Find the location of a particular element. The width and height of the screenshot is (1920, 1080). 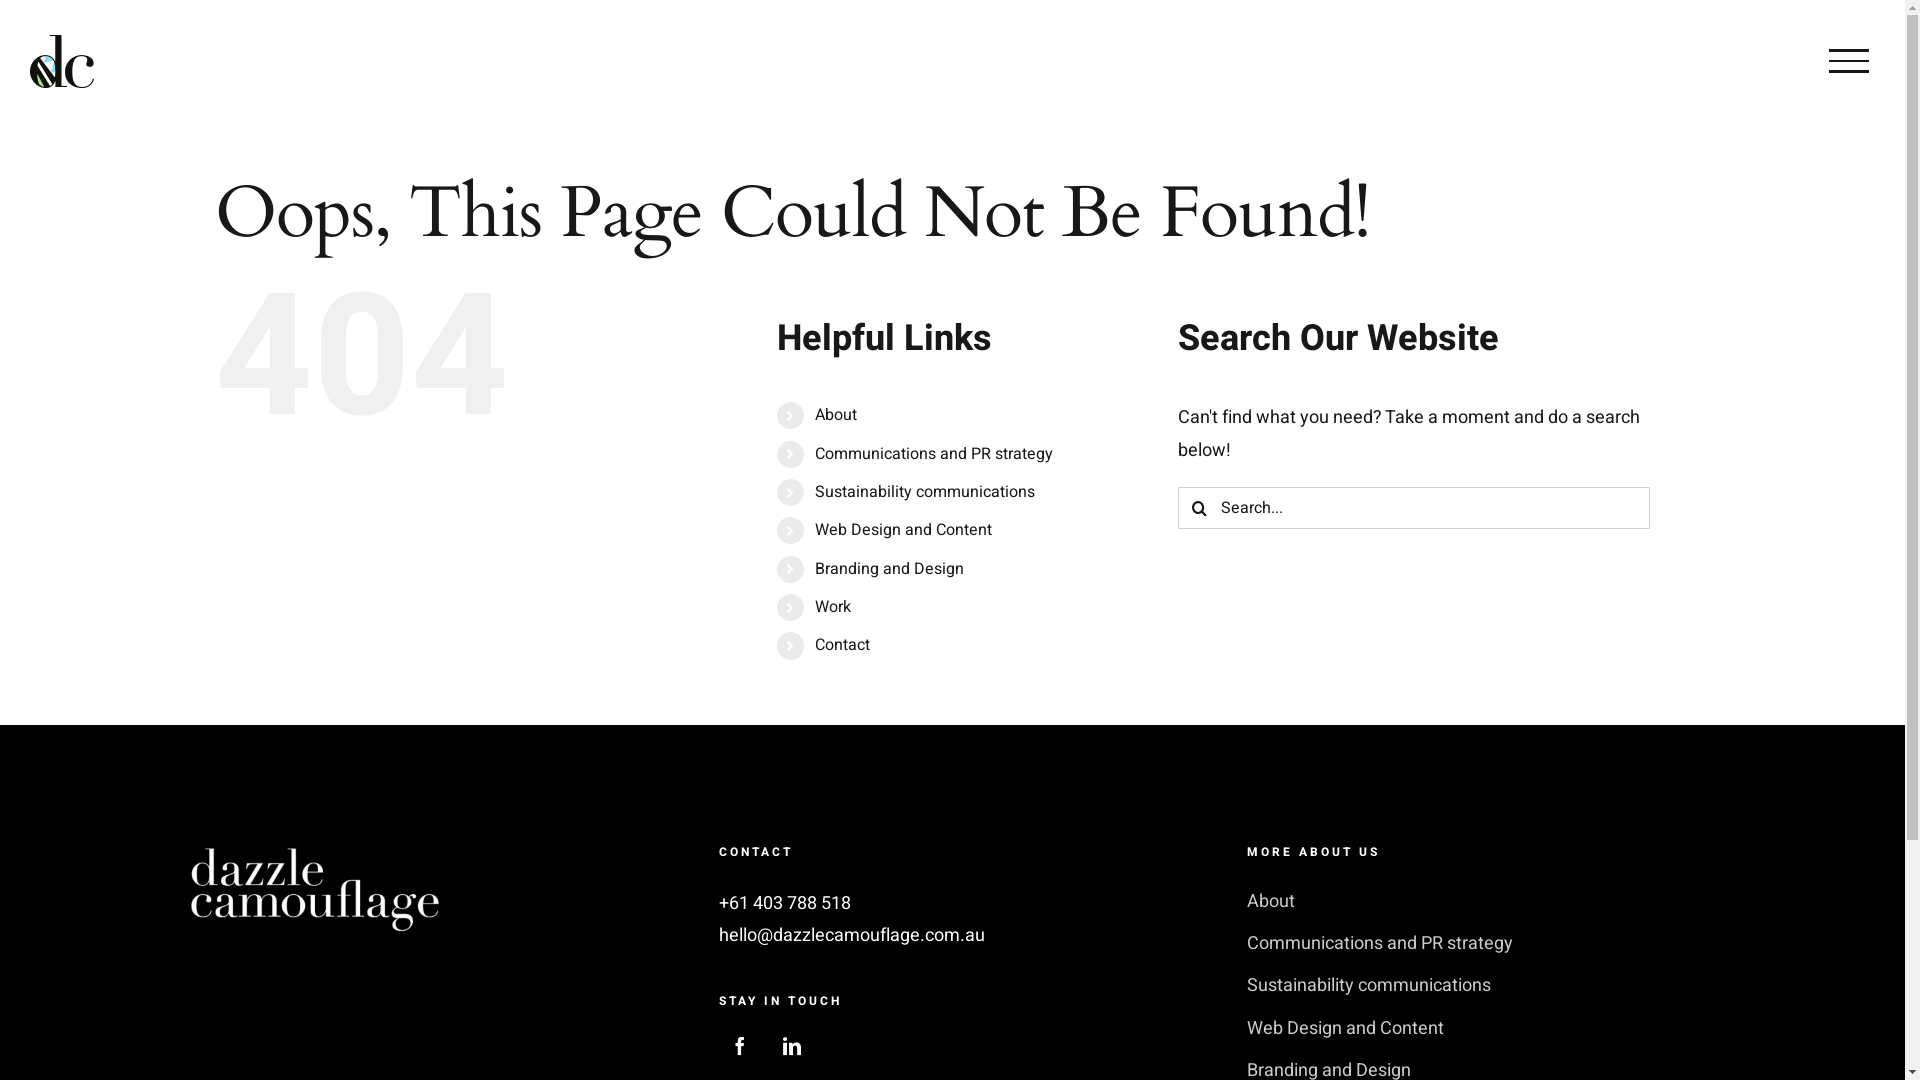

'Facebook' is located at coordinates (738, 1044).